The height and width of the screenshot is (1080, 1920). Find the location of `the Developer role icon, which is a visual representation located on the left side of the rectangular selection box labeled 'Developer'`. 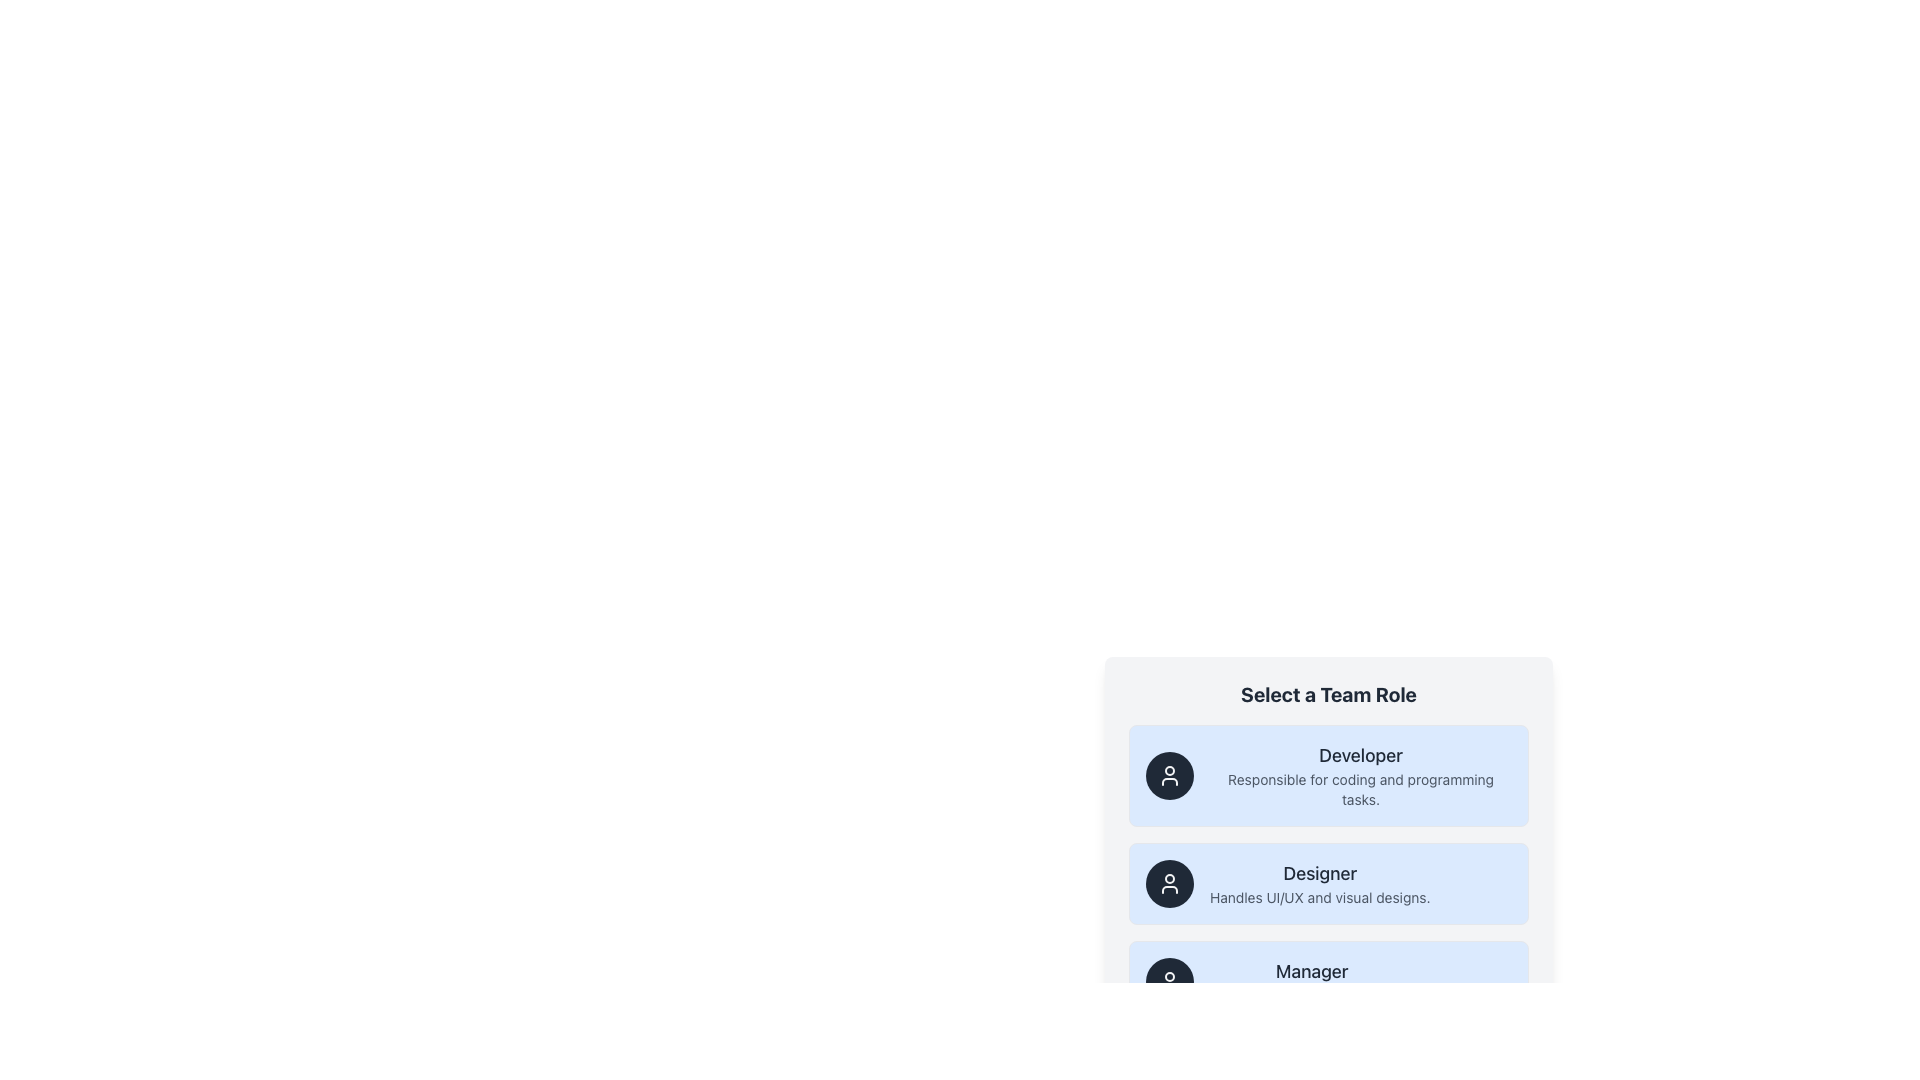

the Developer role icon, which is a visual representation located on the left side of the rectangular selection box labeled 'Developer' is located at coordinates (1170, 774).